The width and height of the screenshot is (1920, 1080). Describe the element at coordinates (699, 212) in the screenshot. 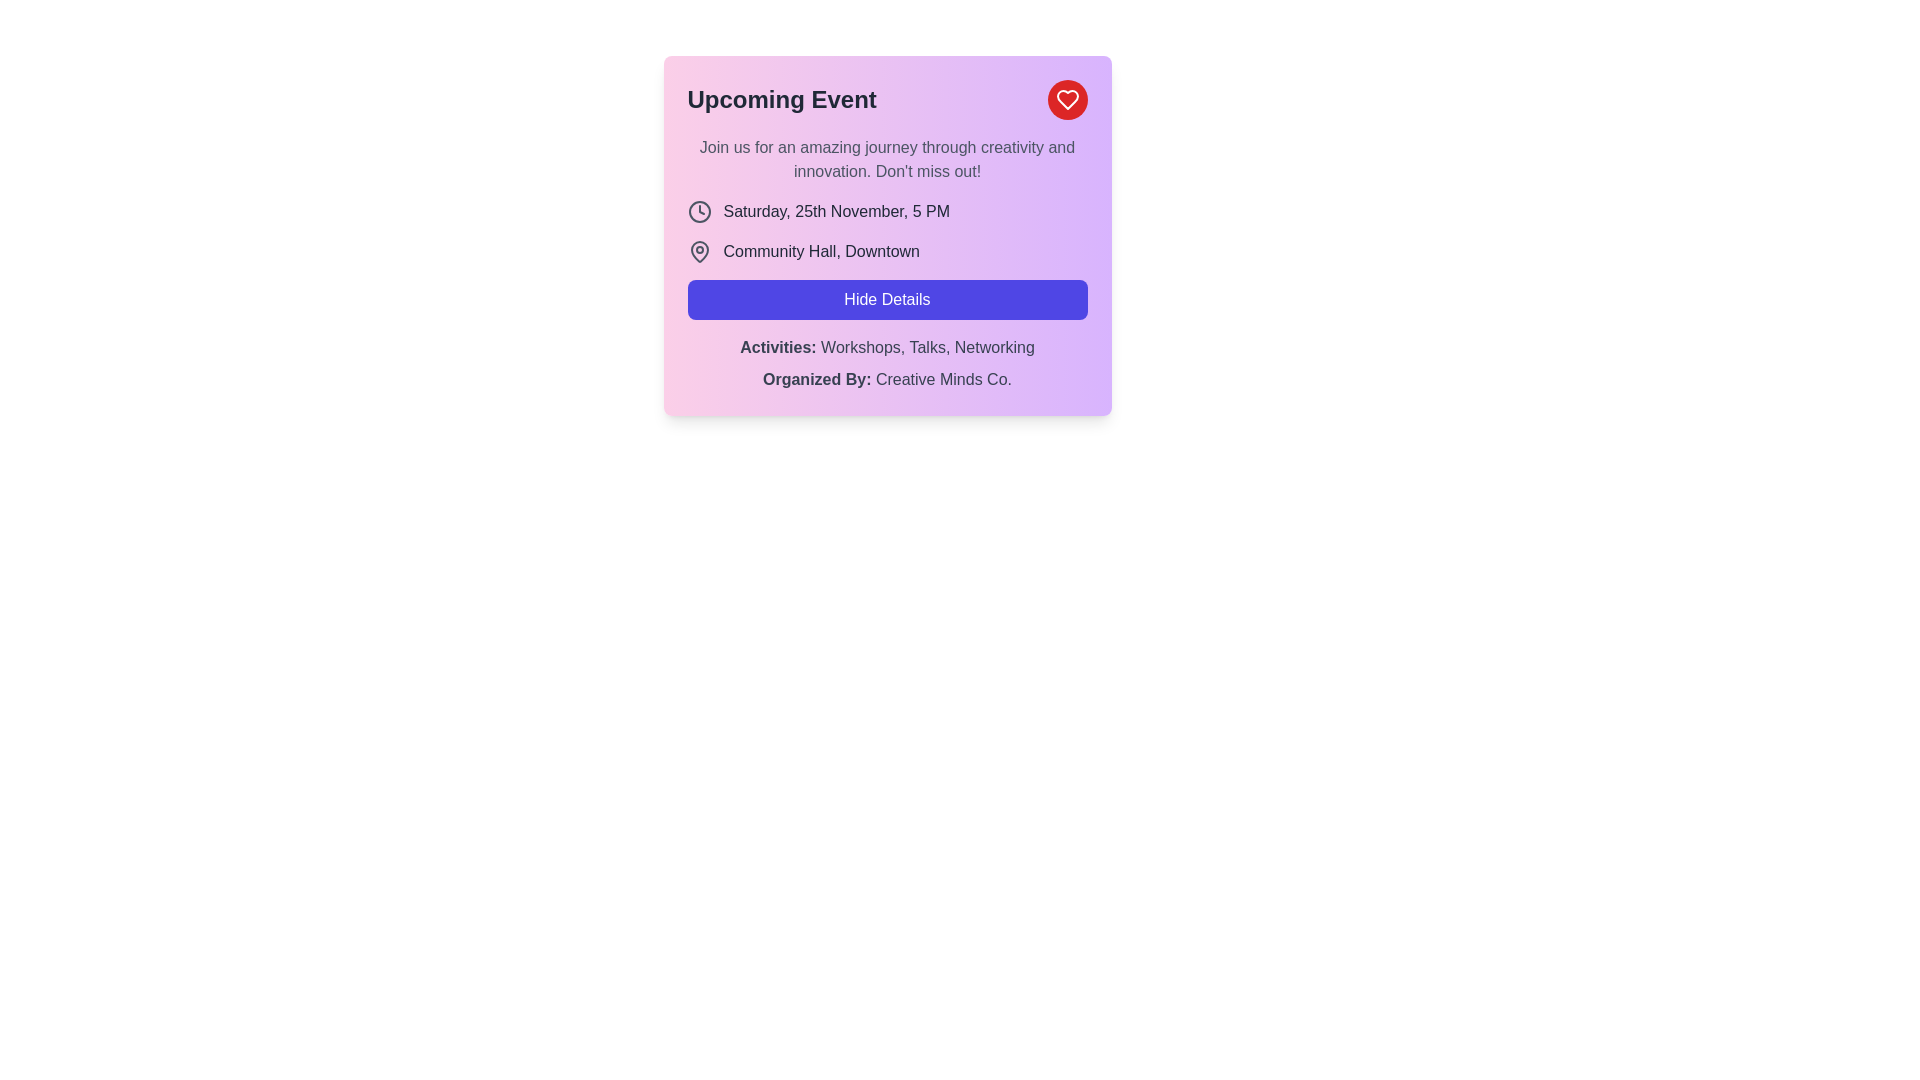

I see `the SVG circle graphic element that is part of the clock icon, located near the center of the clock and to the left of the text 'Saturday, 25th November, 5 PM'` at that location.